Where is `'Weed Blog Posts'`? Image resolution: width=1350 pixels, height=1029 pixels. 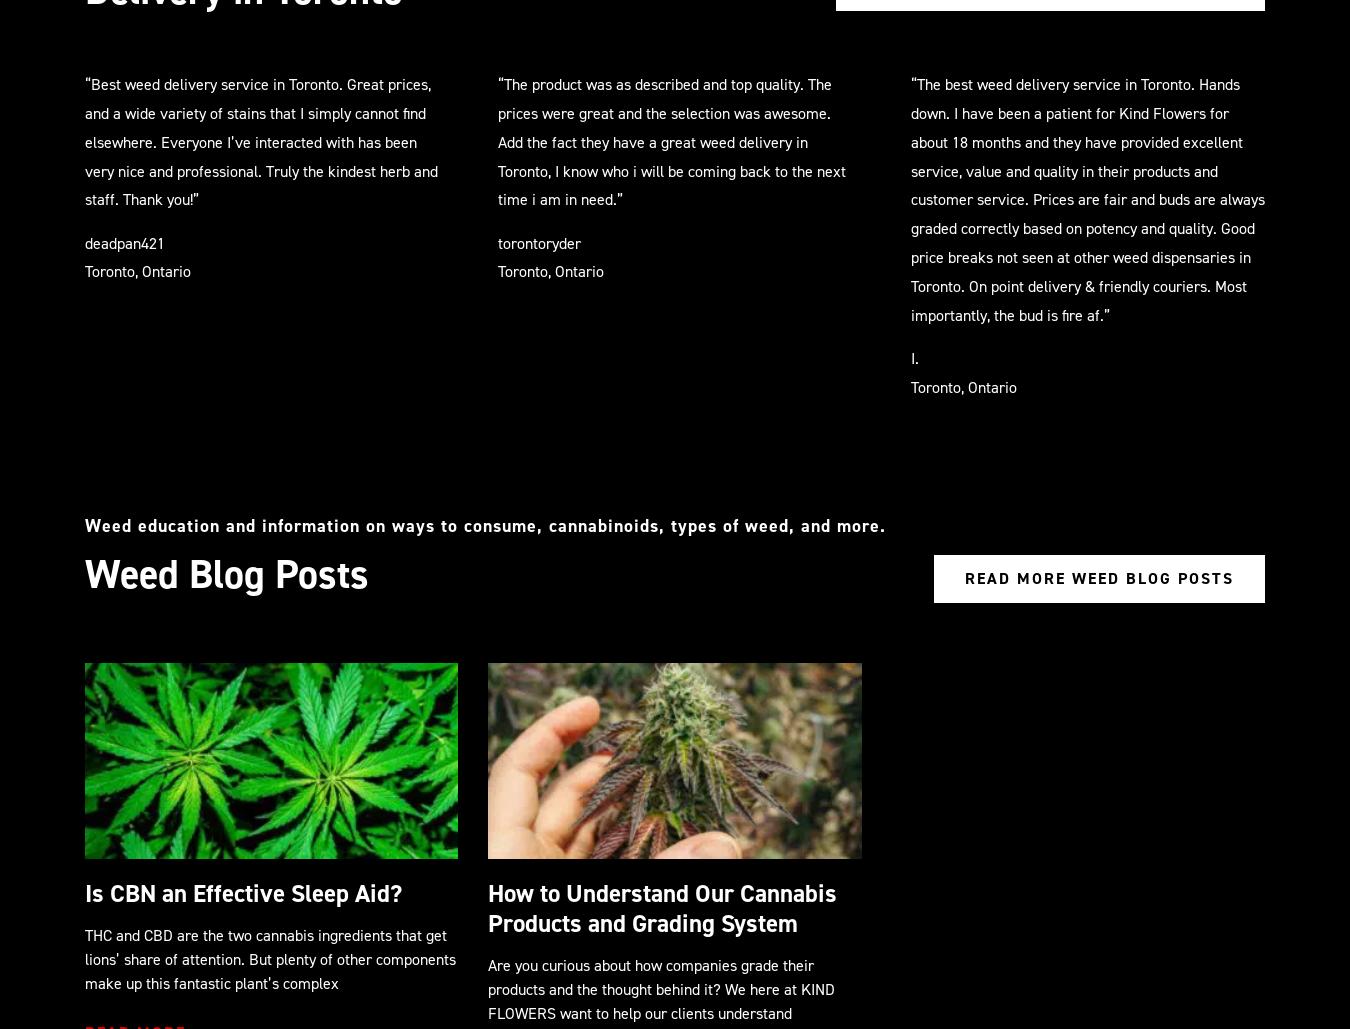
'Weed Blog Posts' is located at coordinates (84, 572).